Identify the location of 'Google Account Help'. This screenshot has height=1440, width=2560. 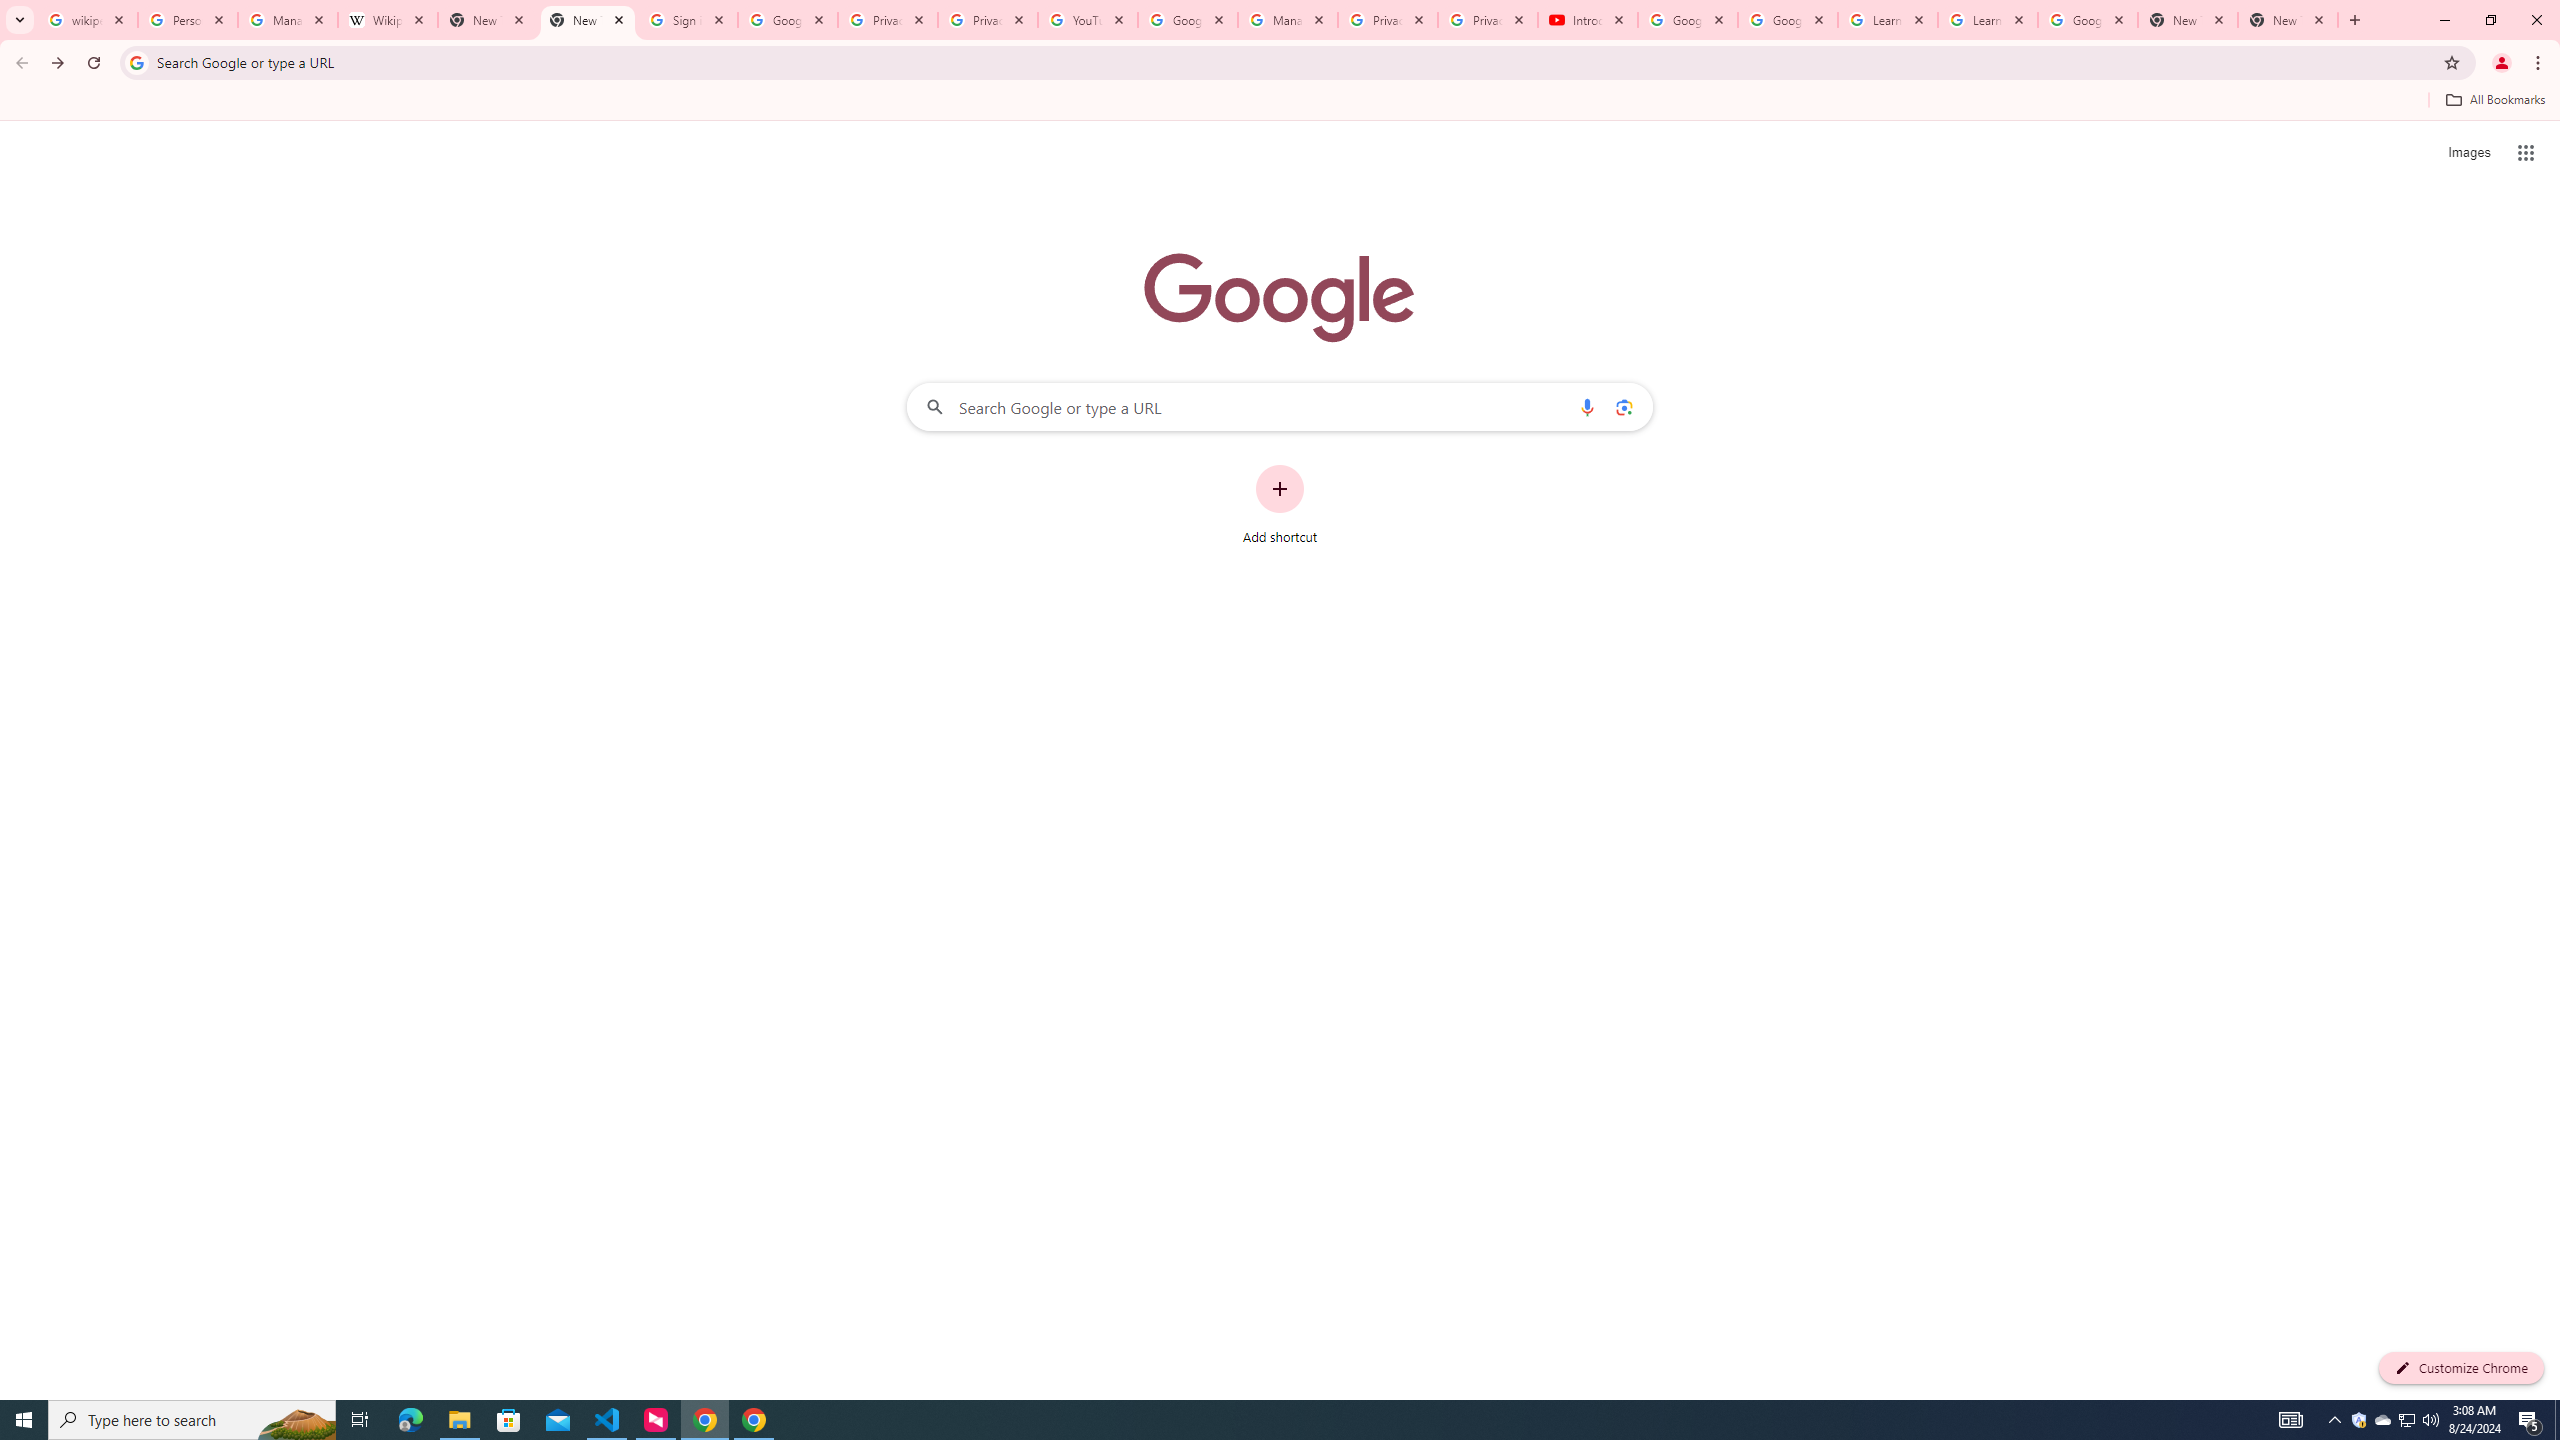
(1785, 19).